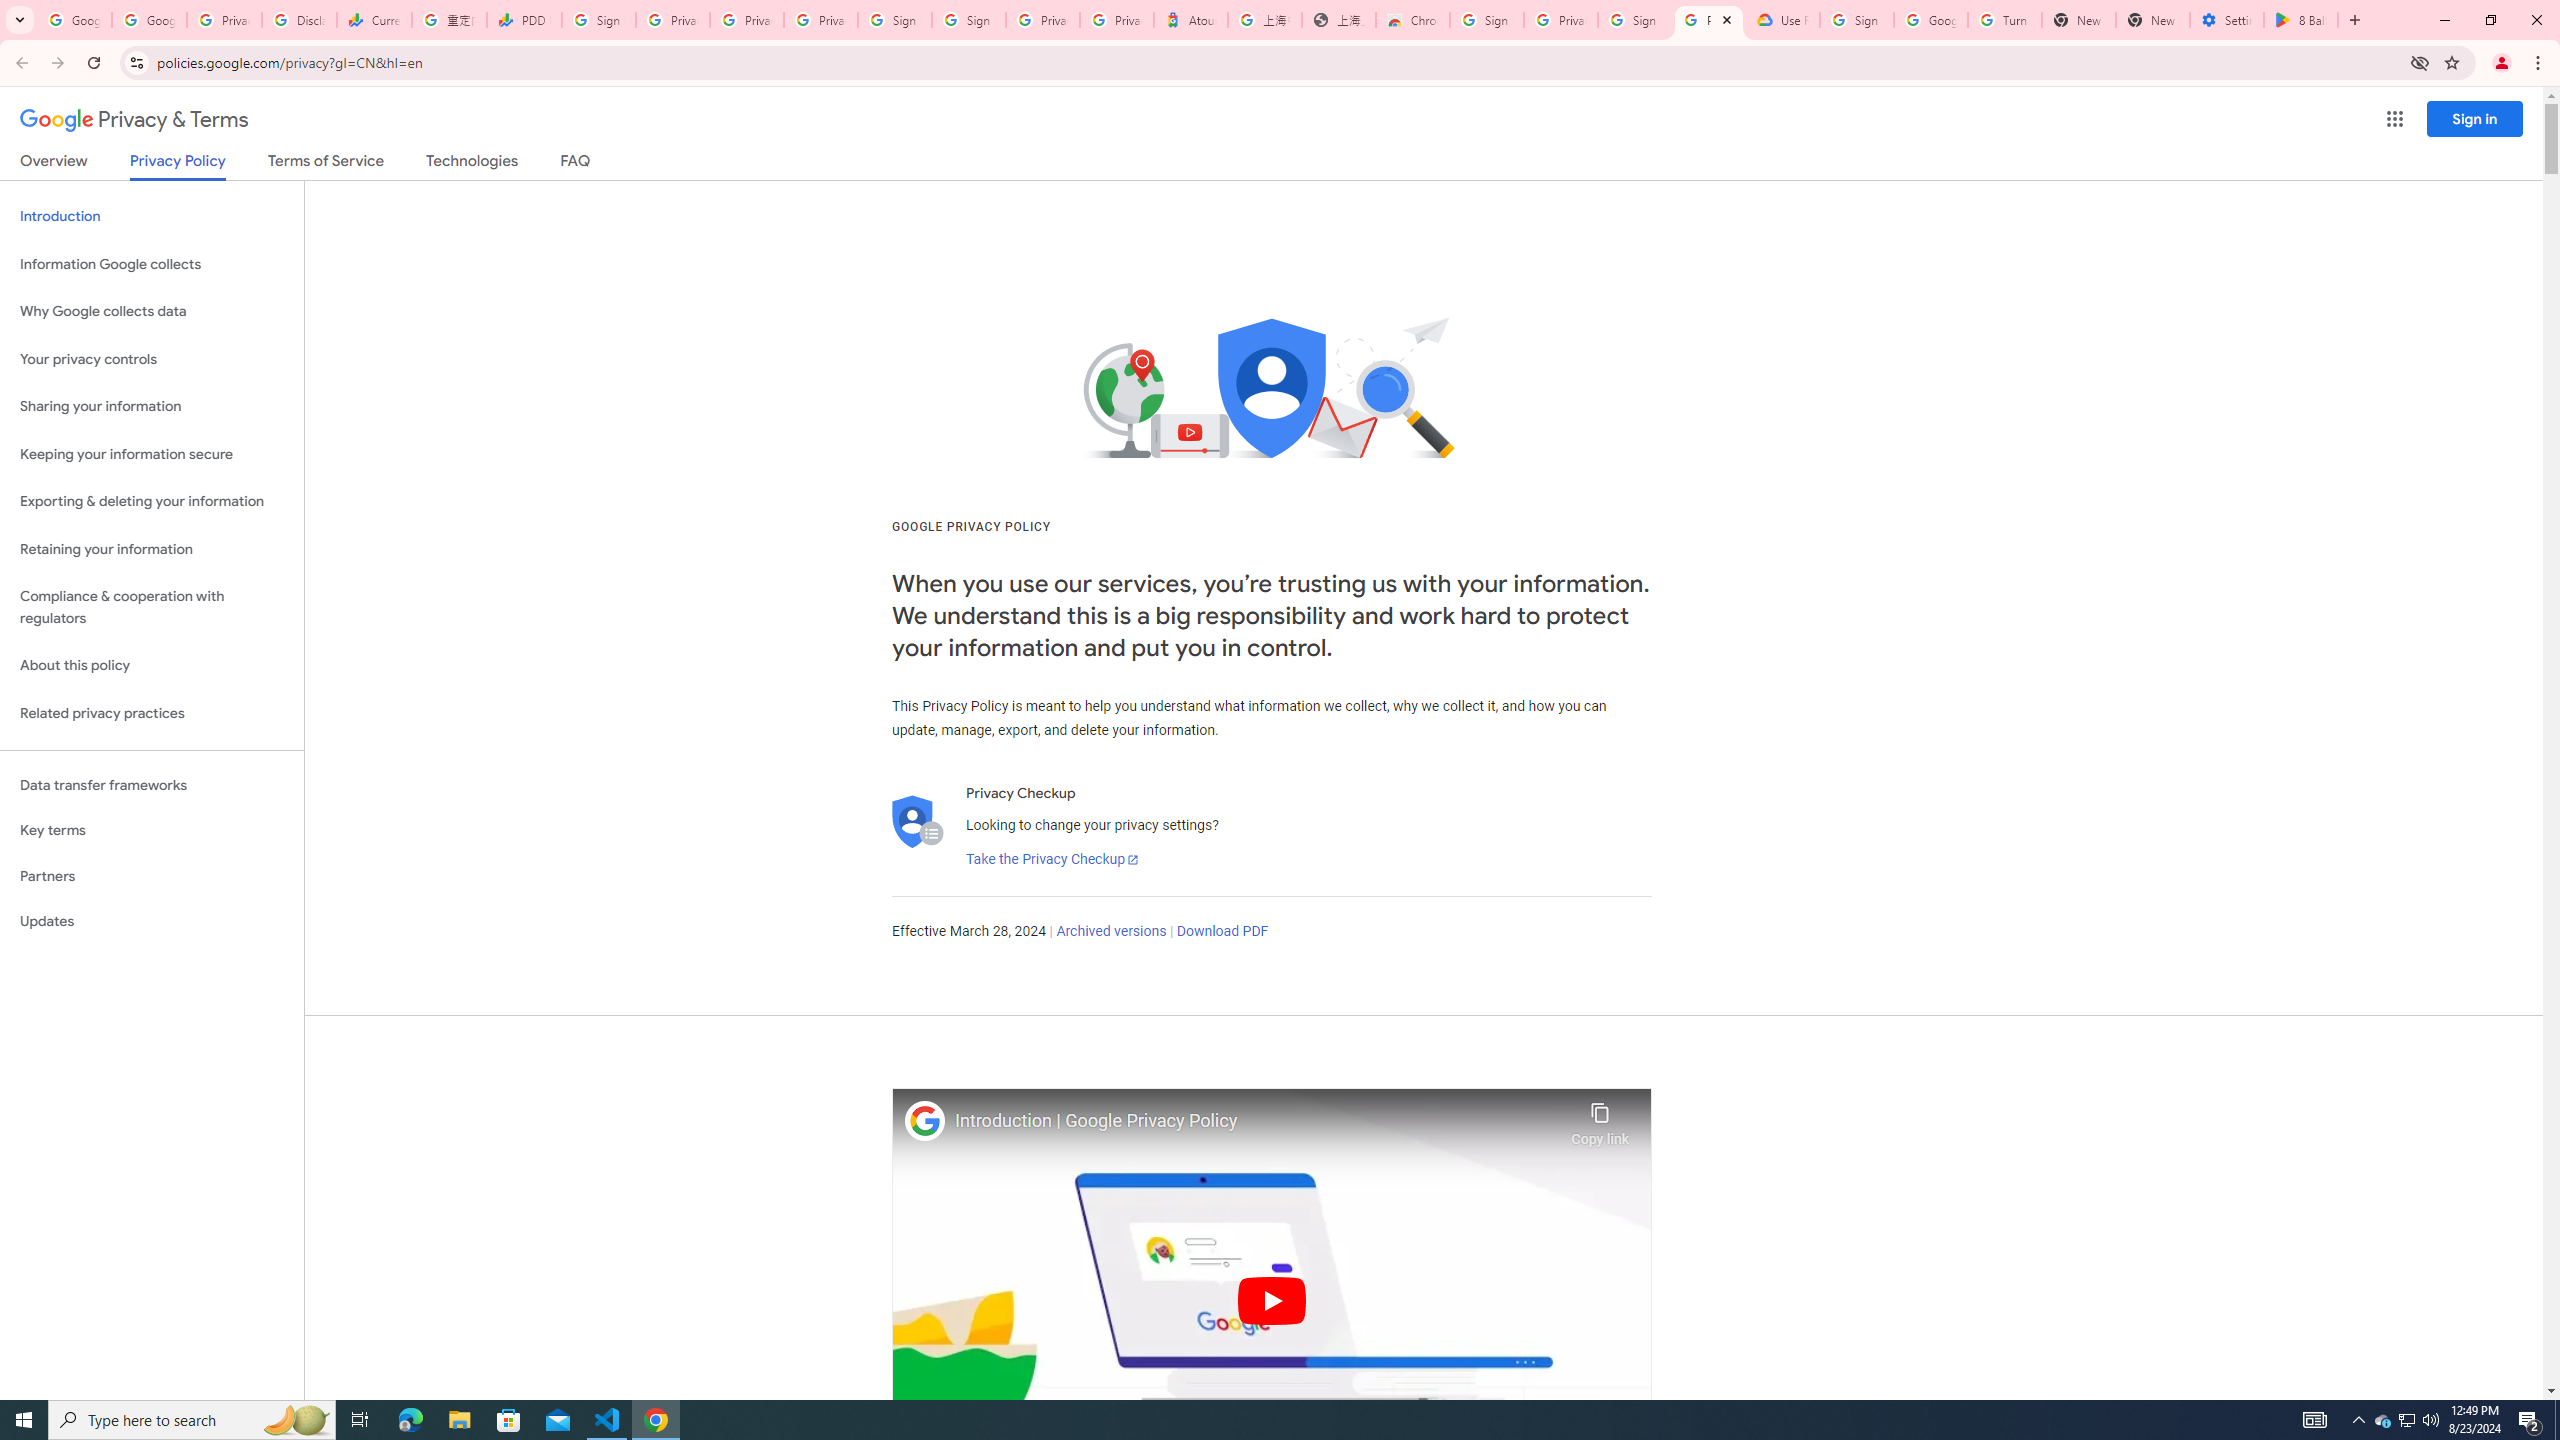 The width and height of the screenshot is (2560, 1440). What do you see at coordinates (2152, 19) in the screenshot?
I see `'New Tab'` at bounding box center [2152, 19].